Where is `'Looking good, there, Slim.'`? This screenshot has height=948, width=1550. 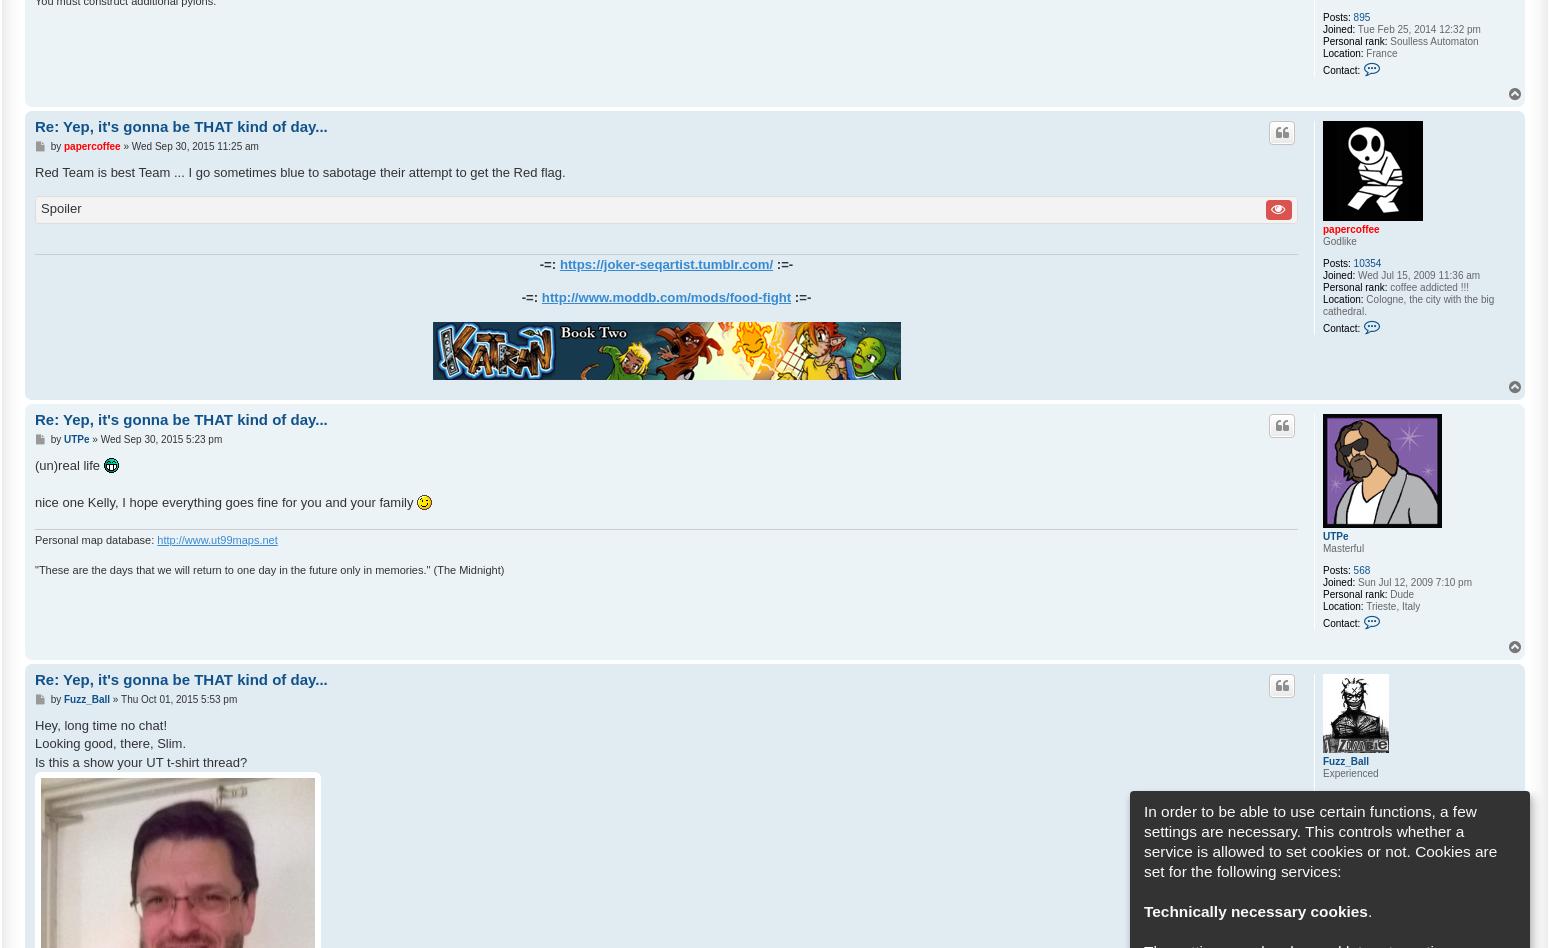 'Looking good, there, Slim.' is located at coordinates (34, 743).